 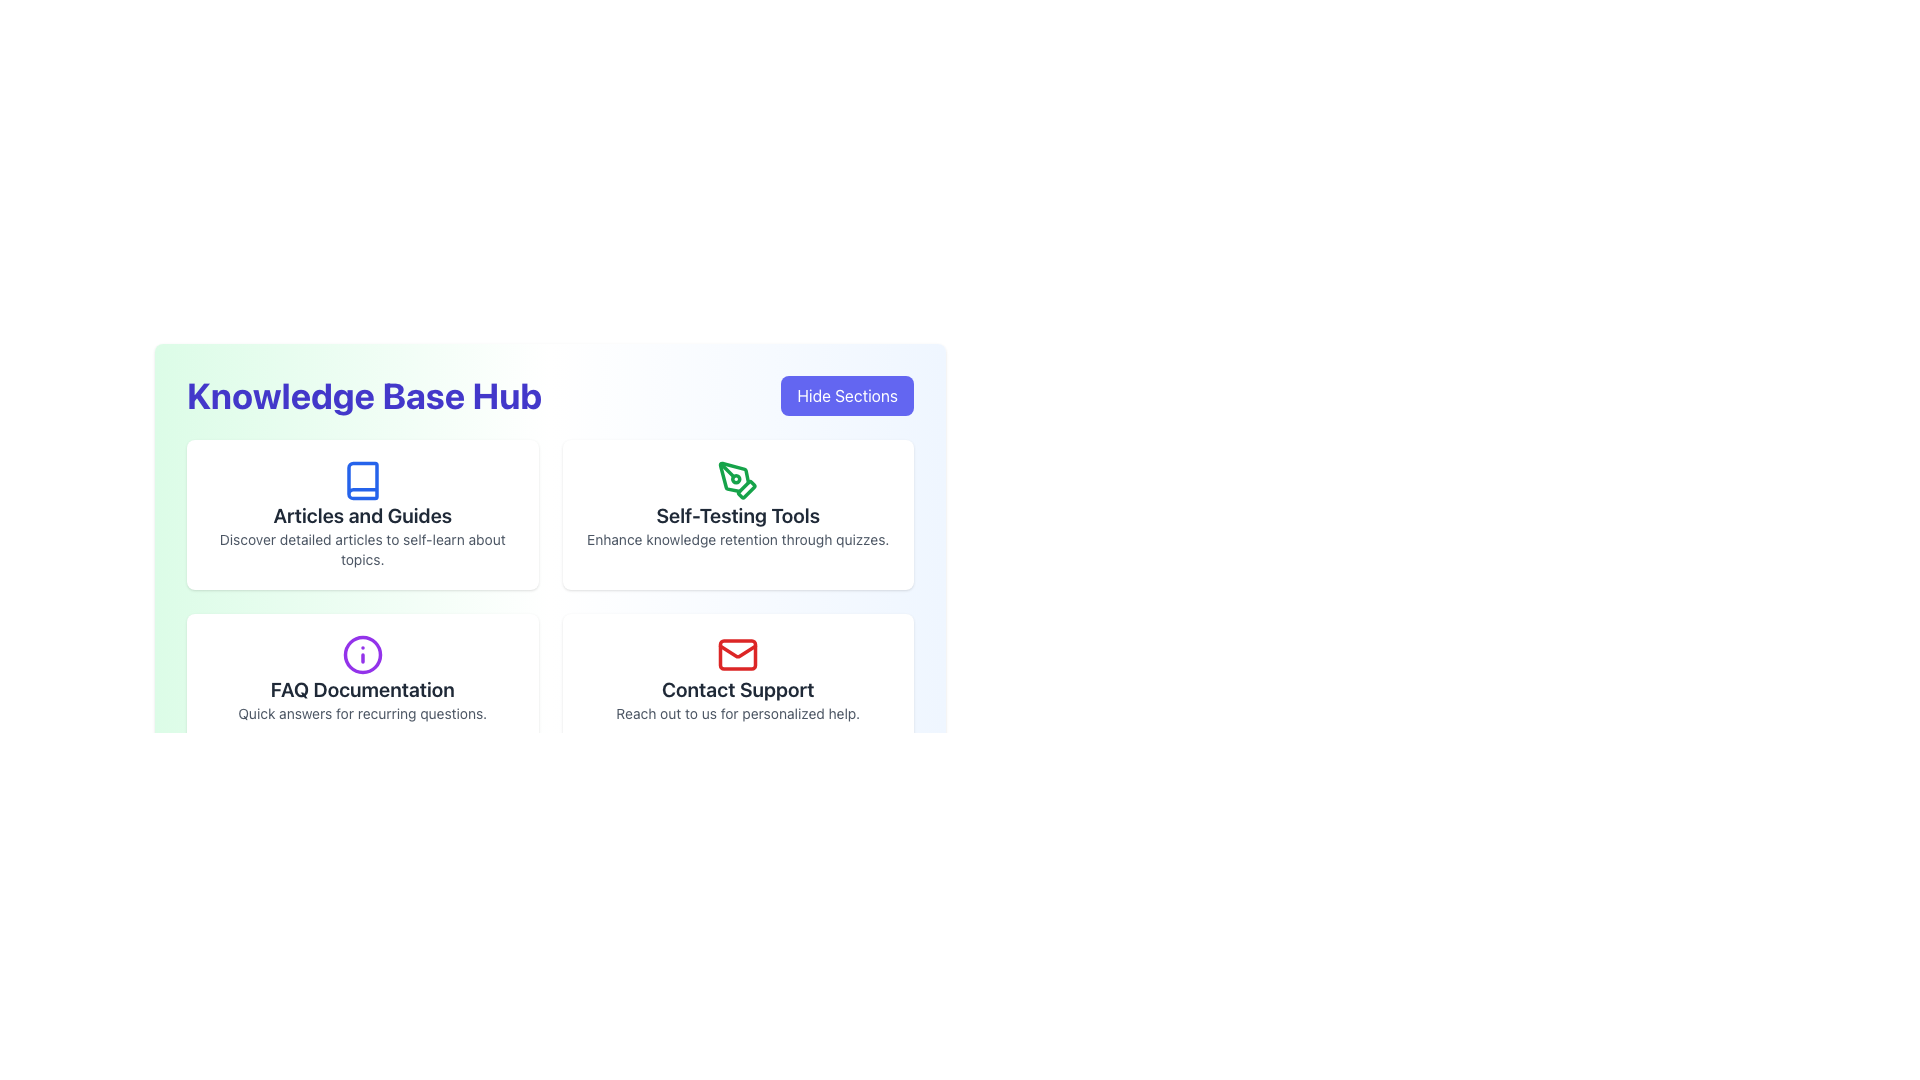 I want to click on the text element that reads 'Reach out to us for personalized help.' which is styled with a small font size and gray color, located below the 'Contact Support' heading in a card layout, so click(x=737, y=712).